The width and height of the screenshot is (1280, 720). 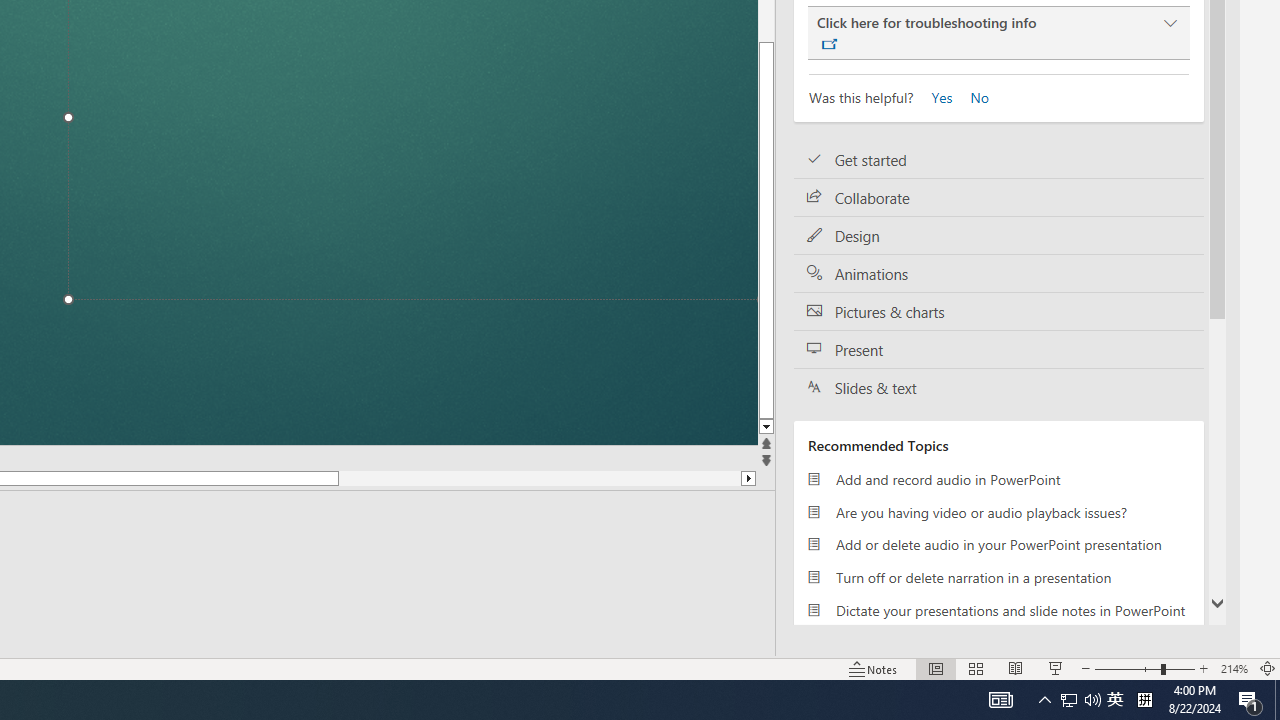 What do you see at coordinates (976, 669) in the screenshot?
I see `'Slide Sorter'` at bounding box center [976, 669].